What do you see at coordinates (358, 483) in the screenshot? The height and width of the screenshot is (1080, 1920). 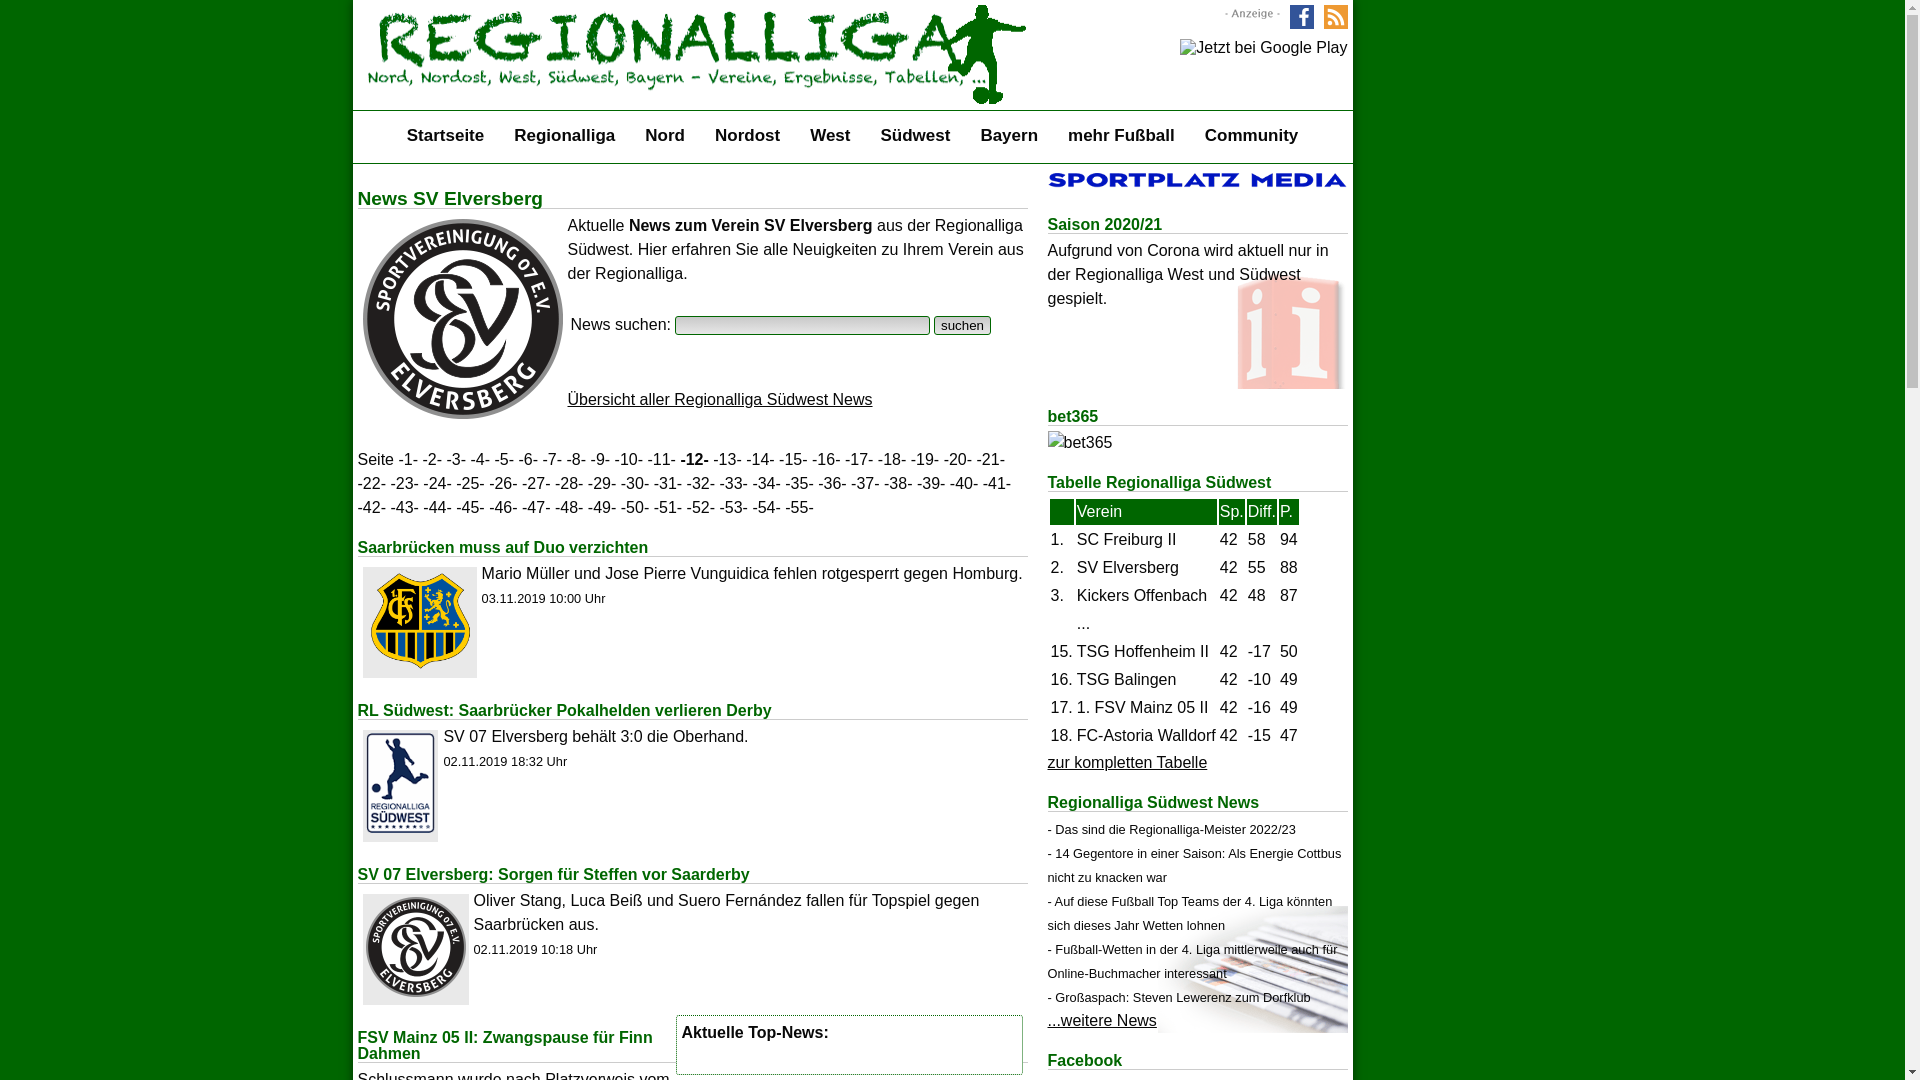 I see `'-22-'` at bounding box center [358, 483].